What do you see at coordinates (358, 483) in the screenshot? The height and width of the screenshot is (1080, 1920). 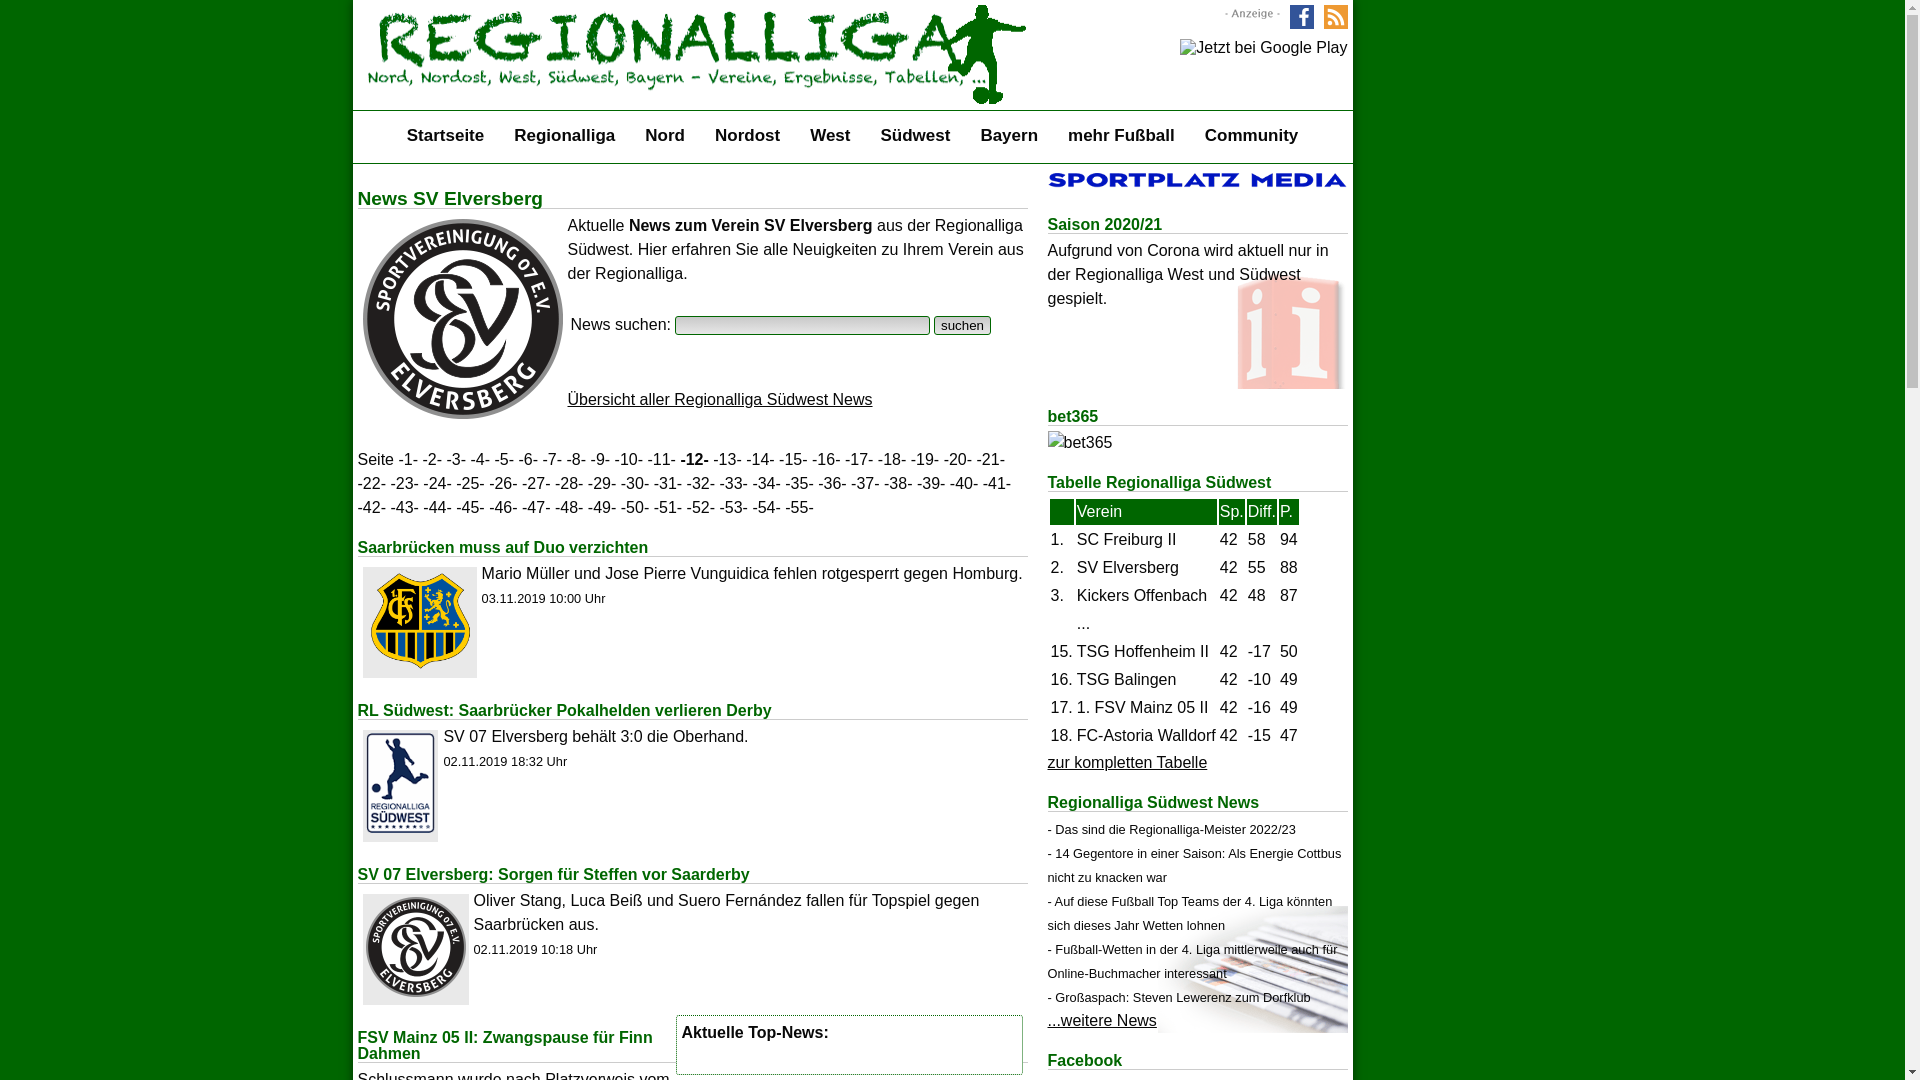 I see `'-22-'` at bounding box center [358, 483].